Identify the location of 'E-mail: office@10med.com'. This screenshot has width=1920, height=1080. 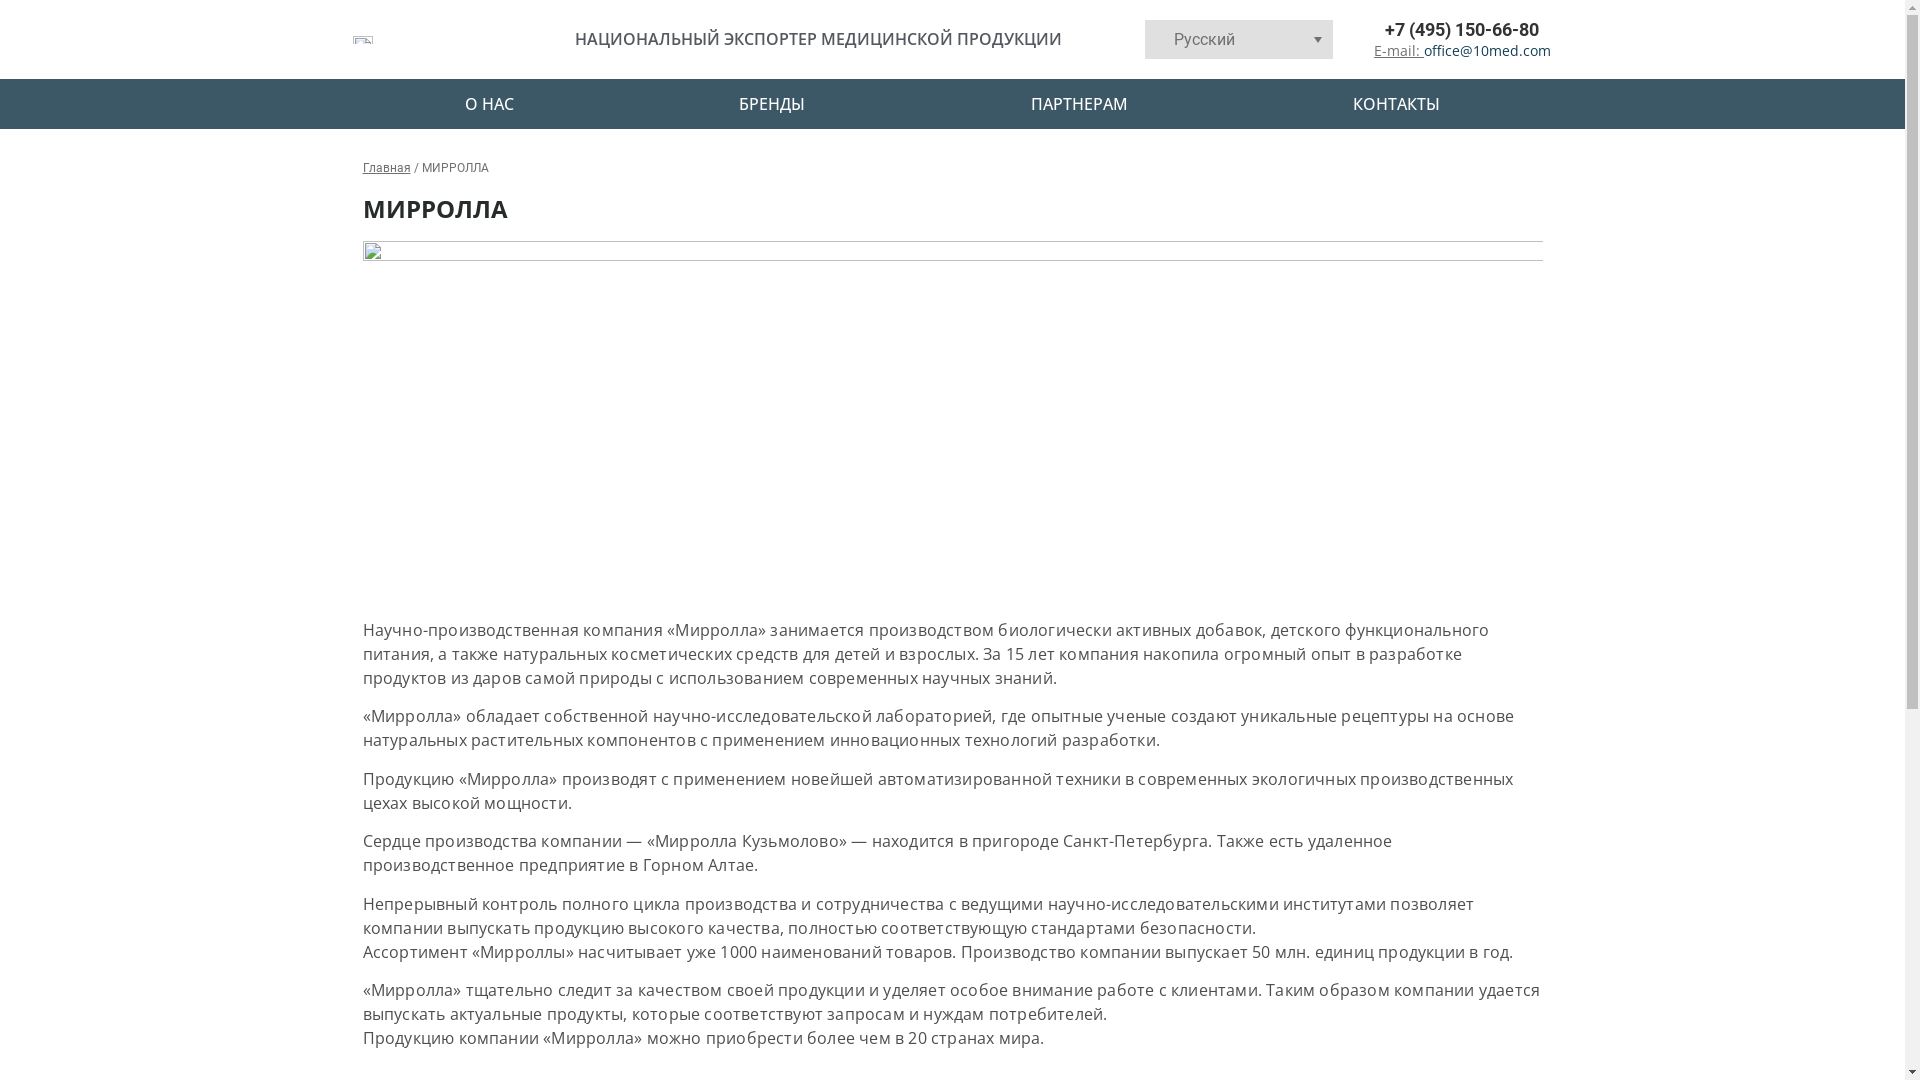
(1446, 49).